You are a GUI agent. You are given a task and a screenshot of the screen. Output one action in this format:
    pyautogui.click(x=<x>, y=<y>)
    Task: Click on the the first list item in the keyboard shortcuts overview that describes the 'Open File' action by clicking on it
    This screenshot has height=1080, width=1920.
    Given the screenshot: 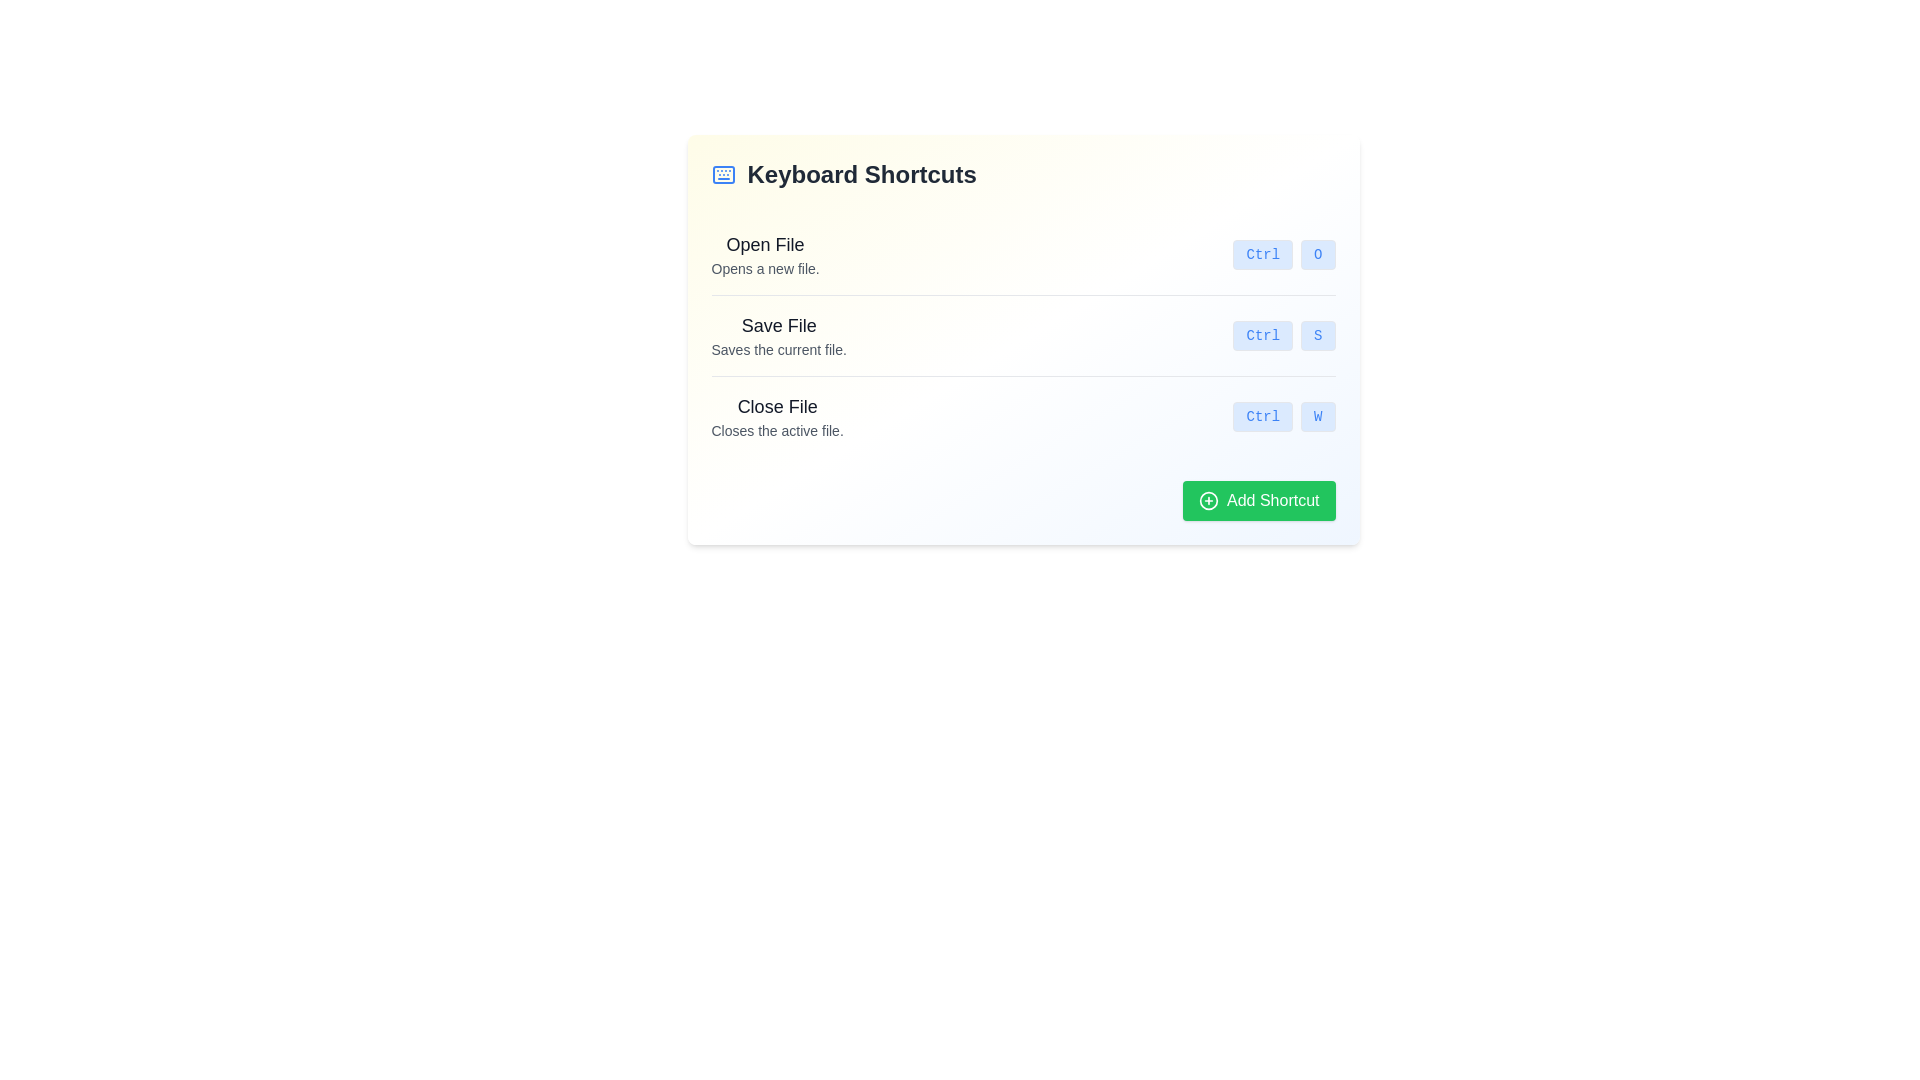 What is the action you would take?
    pyautogui.click(x=1023, y=253)
    